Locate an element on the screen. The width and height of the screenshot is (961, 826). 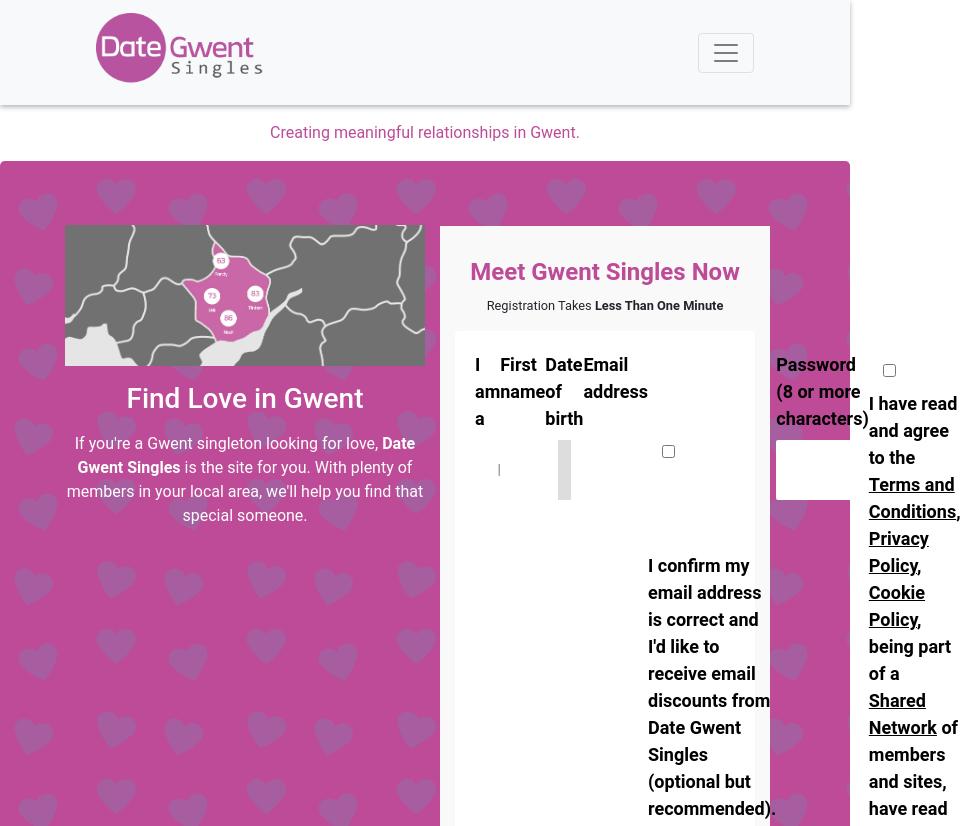
'Date Gwent Singles' is located at coordinates (245, 453).